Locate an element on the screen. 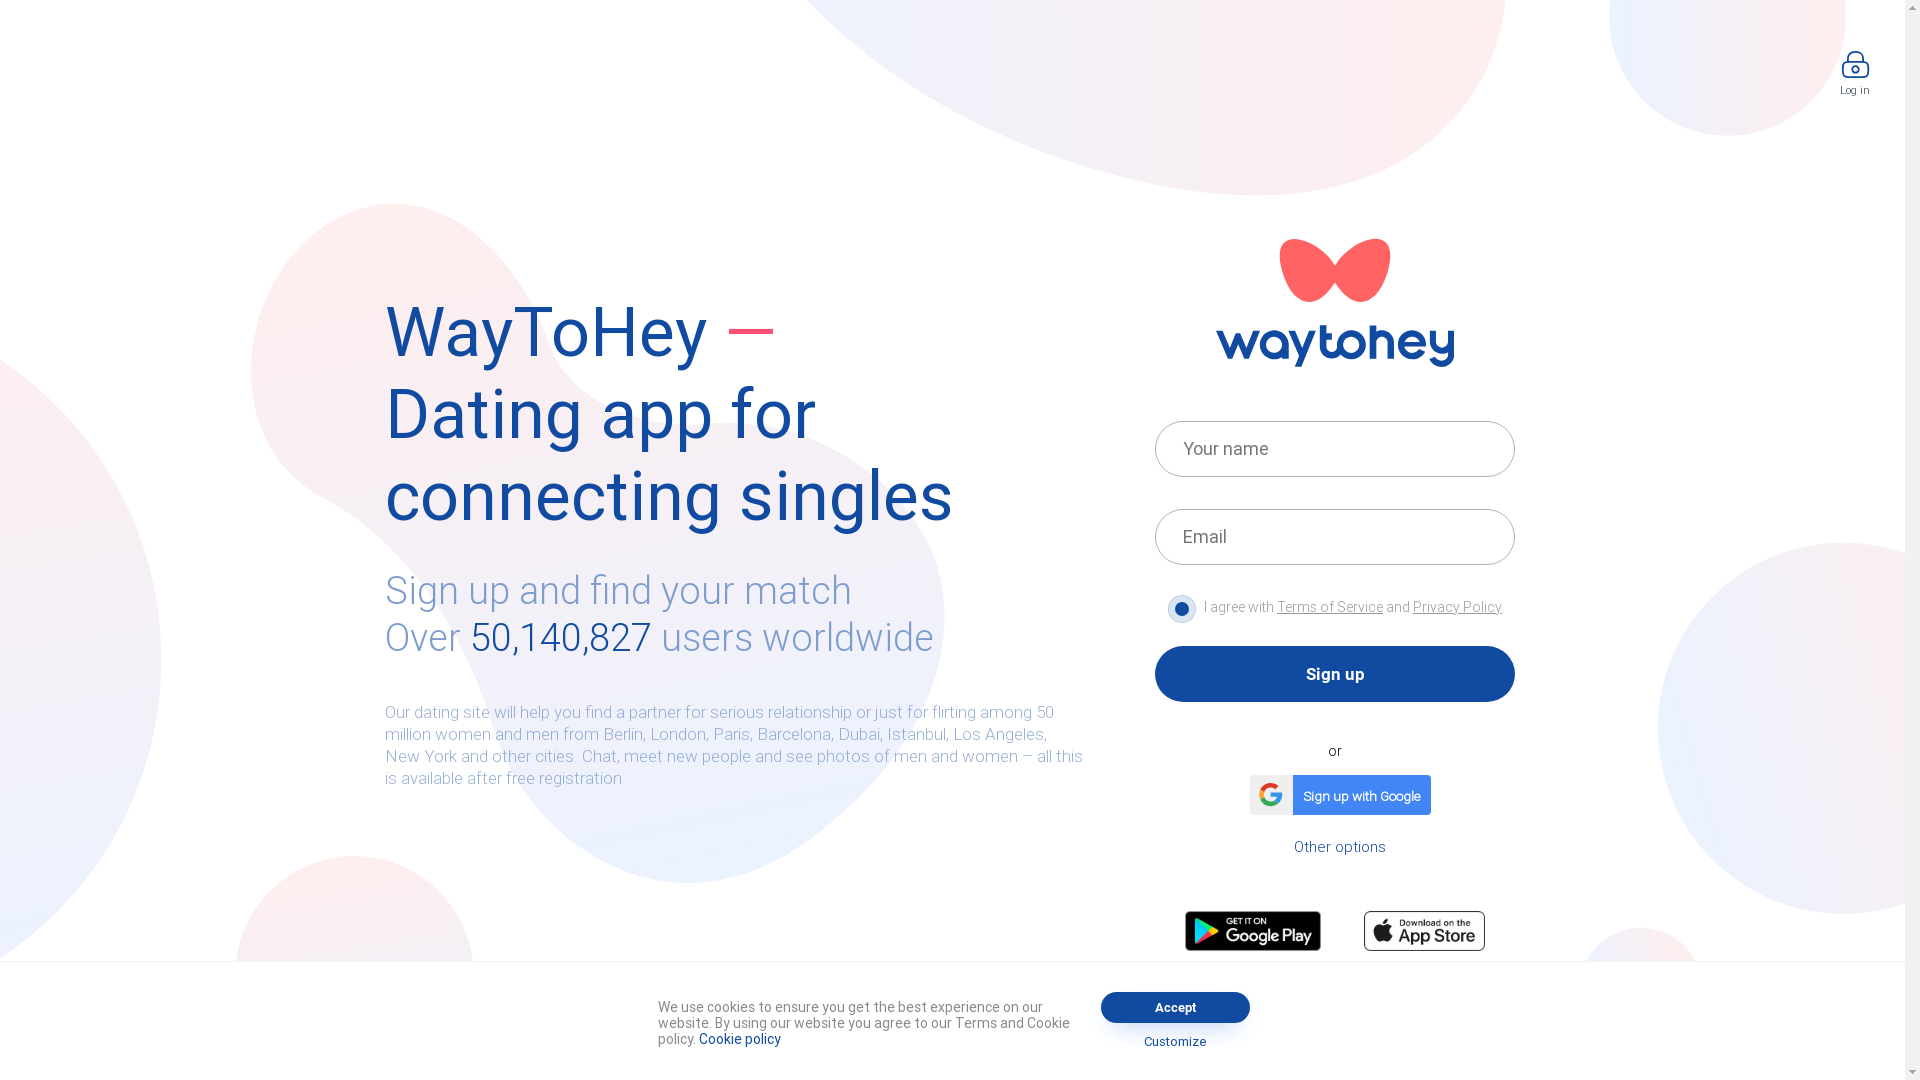 This screenshot has height=1080, width=1920. 'Cookie policy' is located at coordinates (738, 1037).